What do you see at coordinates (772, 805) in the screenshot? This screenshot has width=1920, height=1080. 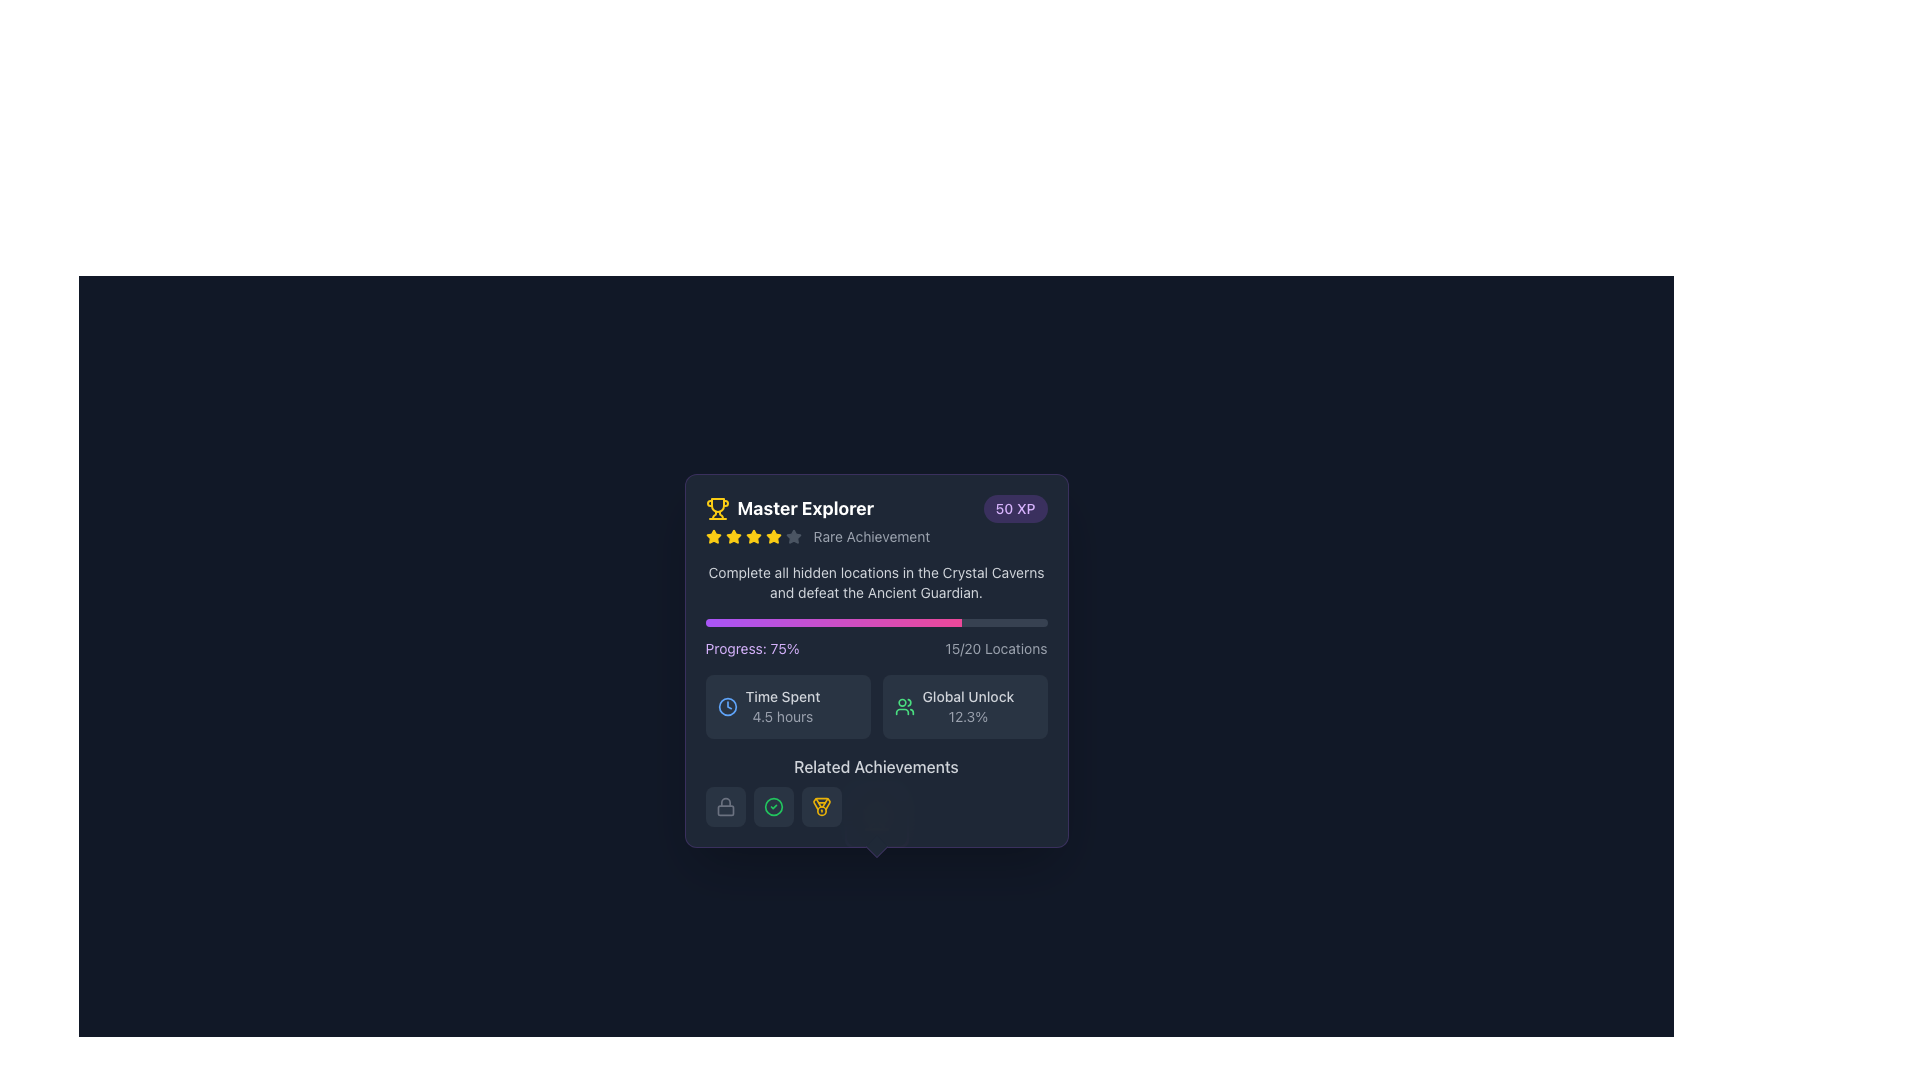 I see `the second rounded Icon button in the 'Related Achievements' section, which indicates a completed or verified task` at bounding box center [772, 805].